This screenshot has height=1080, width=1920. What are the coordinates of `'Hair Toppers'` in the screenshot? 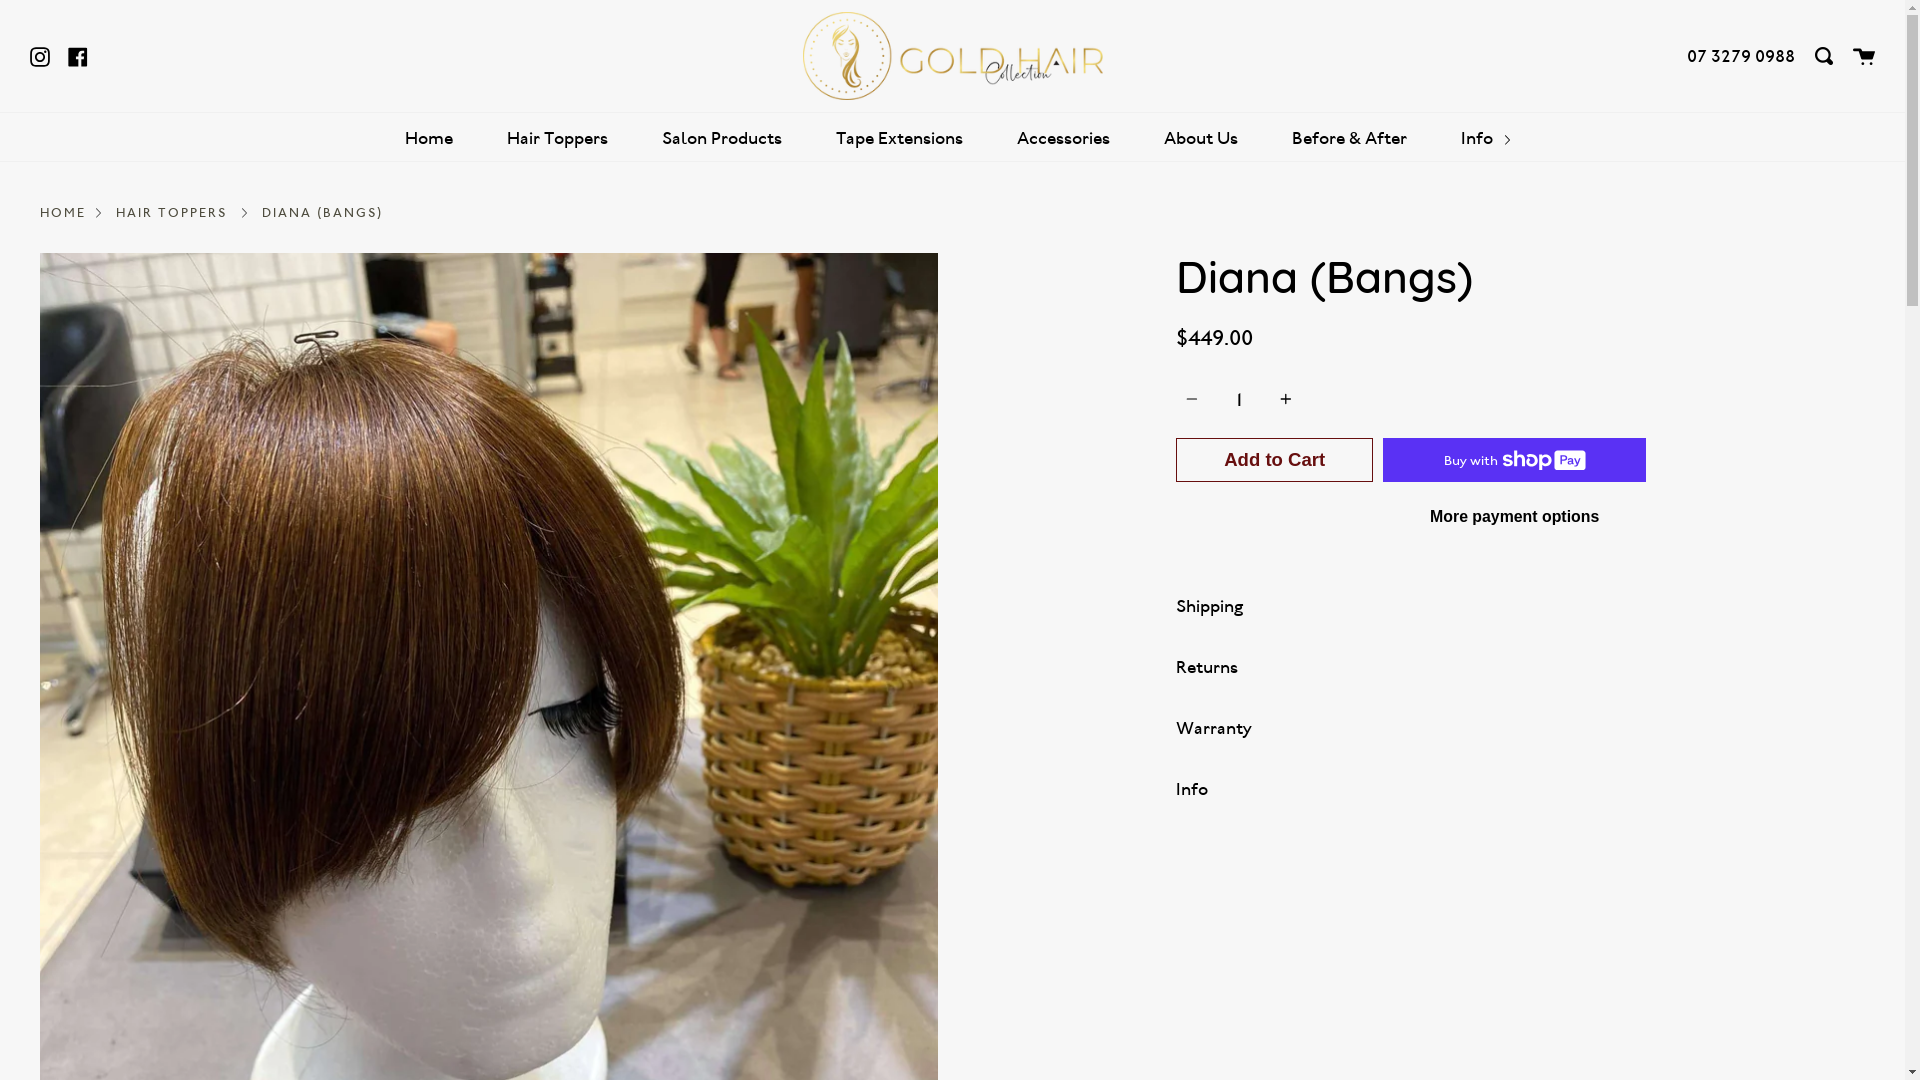 It's located at (557, 137).